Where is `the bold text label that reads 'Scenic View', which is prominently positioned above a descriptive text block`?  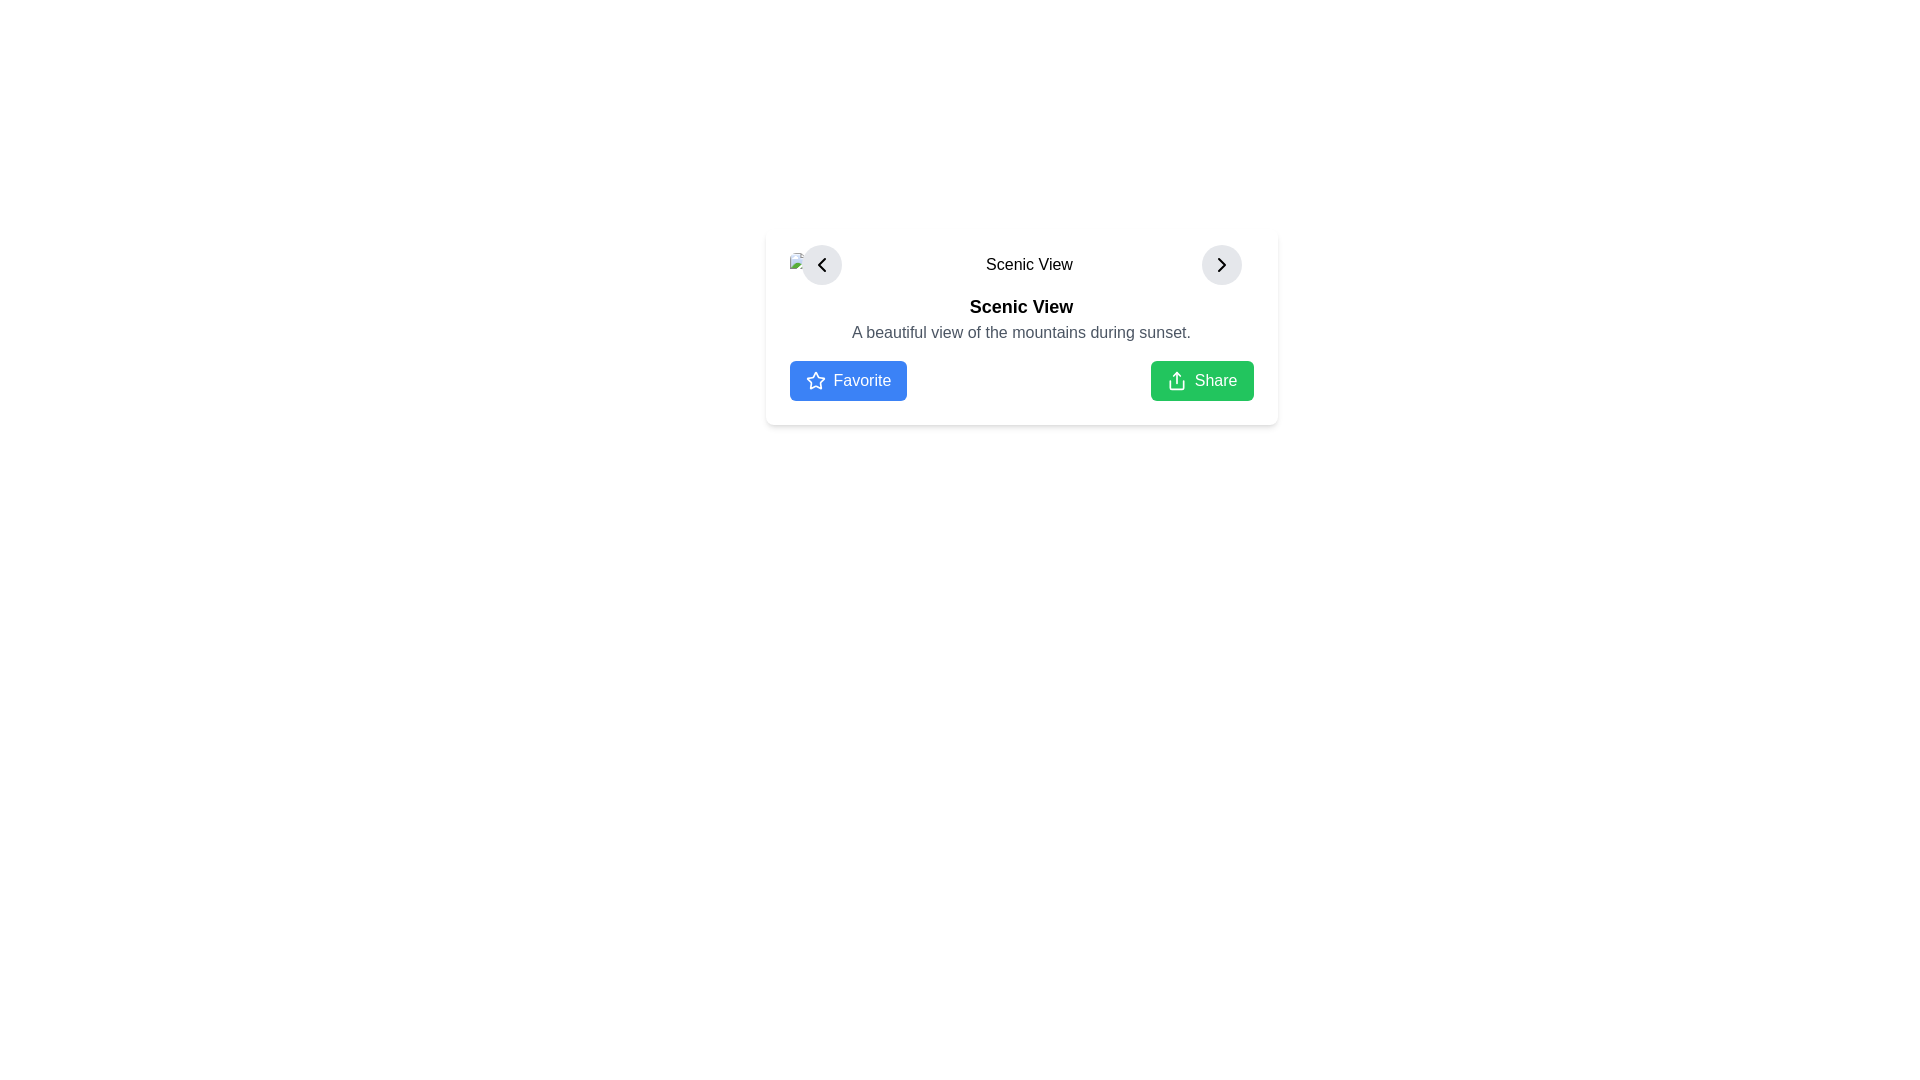
the bold text label that reads 'Scenic View', which is prominently positioned above a descriptive text block is located at coordinates (1021, 307).